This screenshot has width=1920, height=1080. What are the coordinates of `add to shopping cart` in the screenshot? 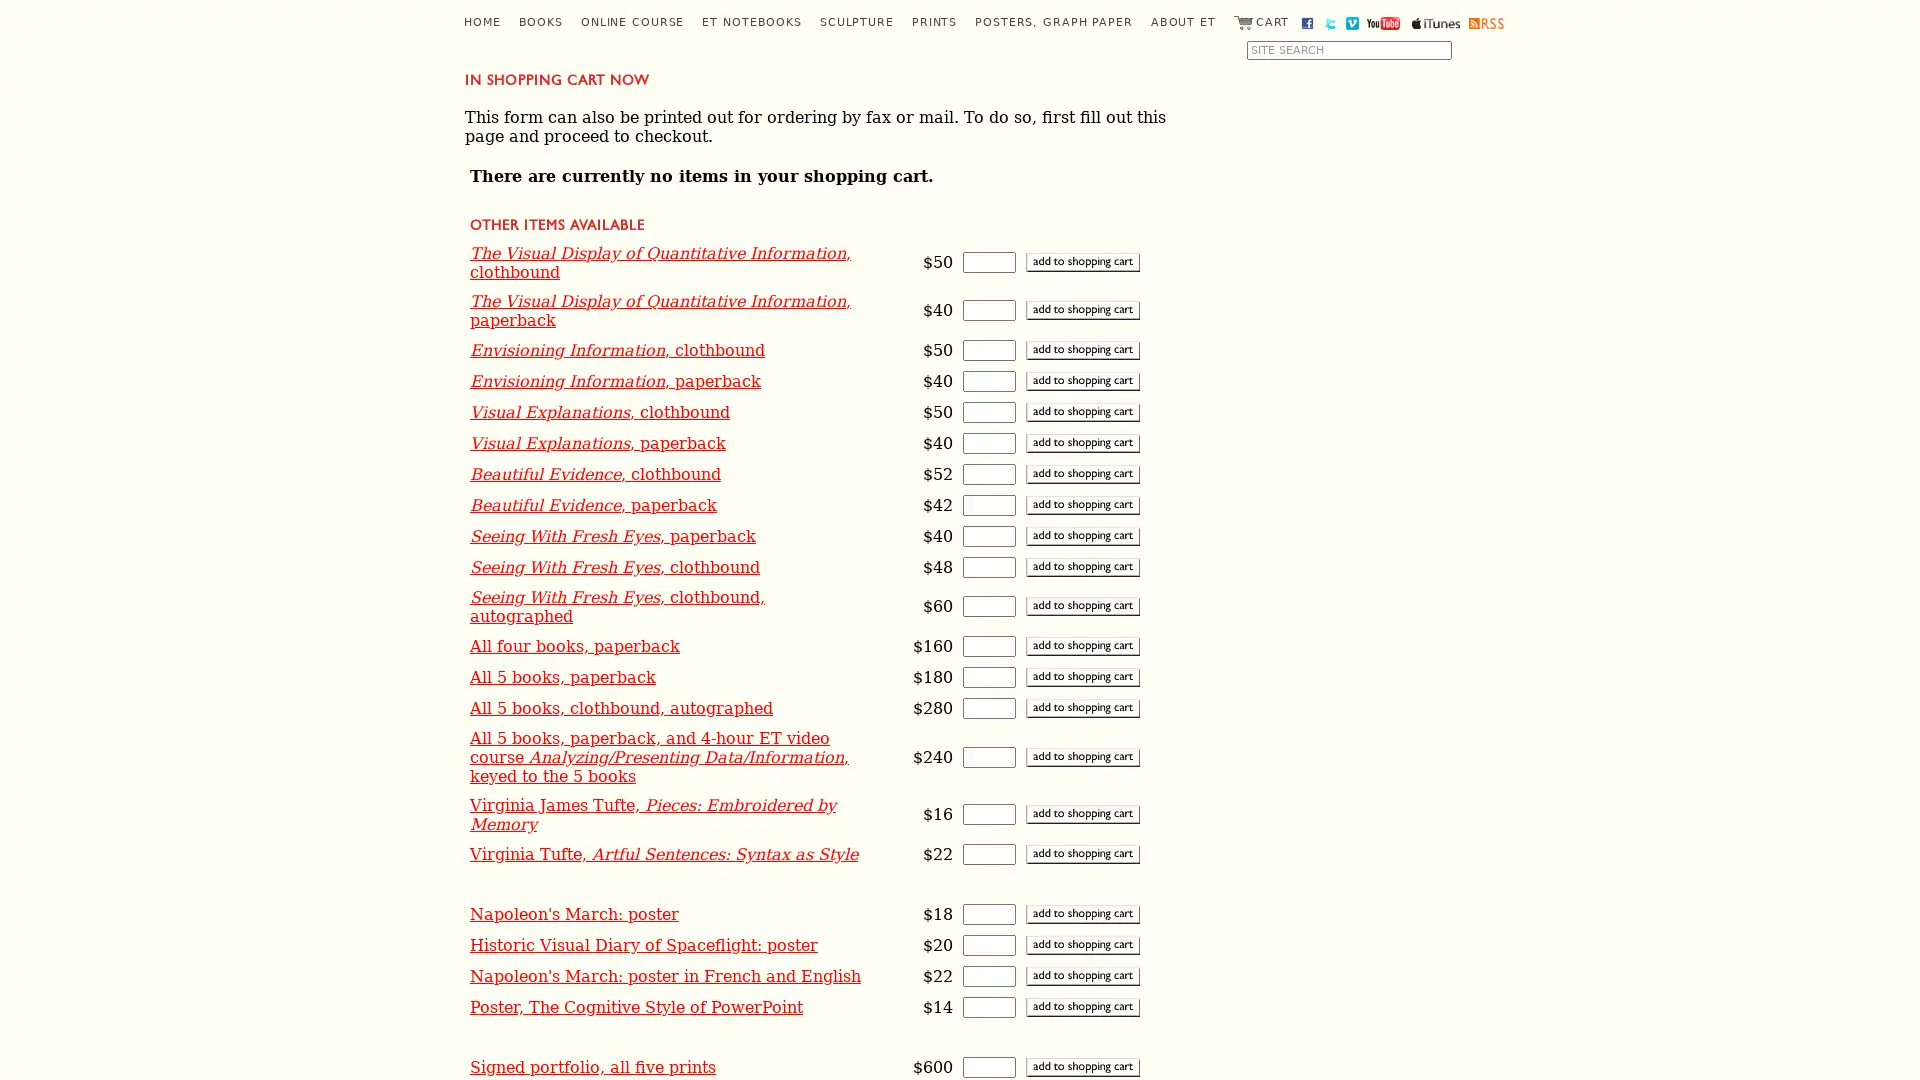 It's located at (1082, 605).